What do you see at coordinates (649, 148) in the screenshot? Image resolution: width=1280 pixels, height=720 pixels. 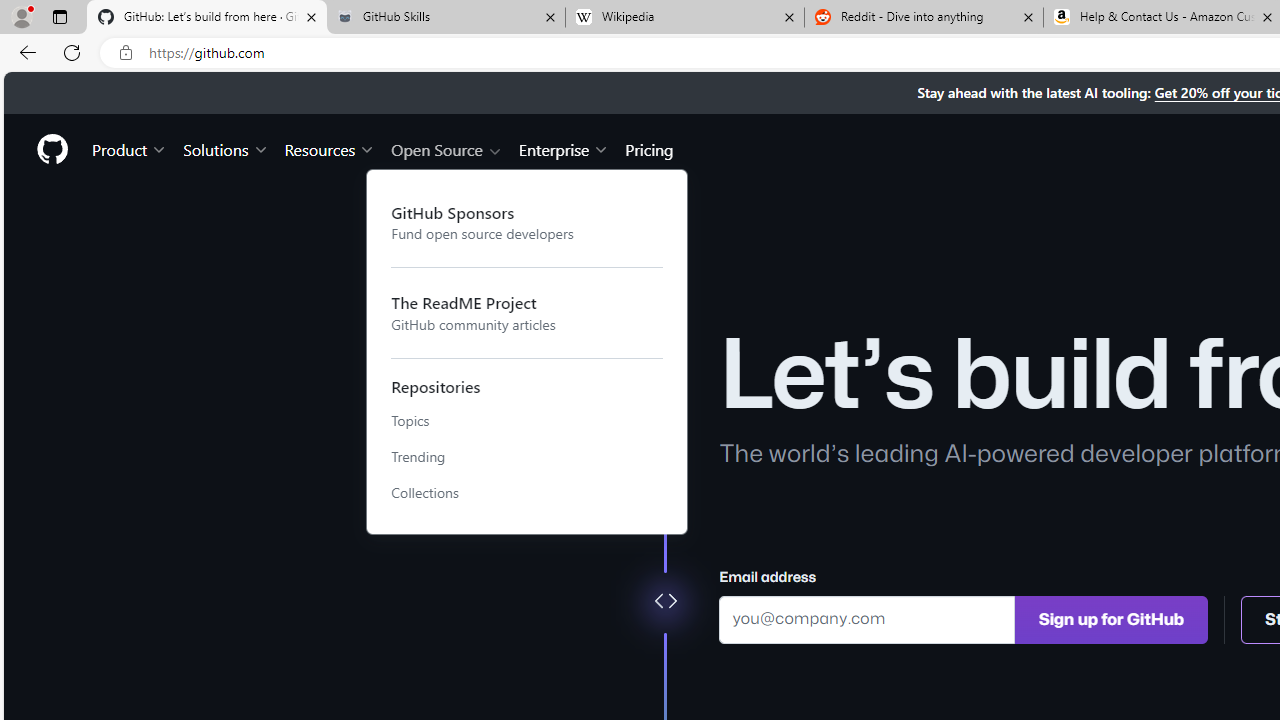 I see `'Pricing'` at bounding box center [649, 148].